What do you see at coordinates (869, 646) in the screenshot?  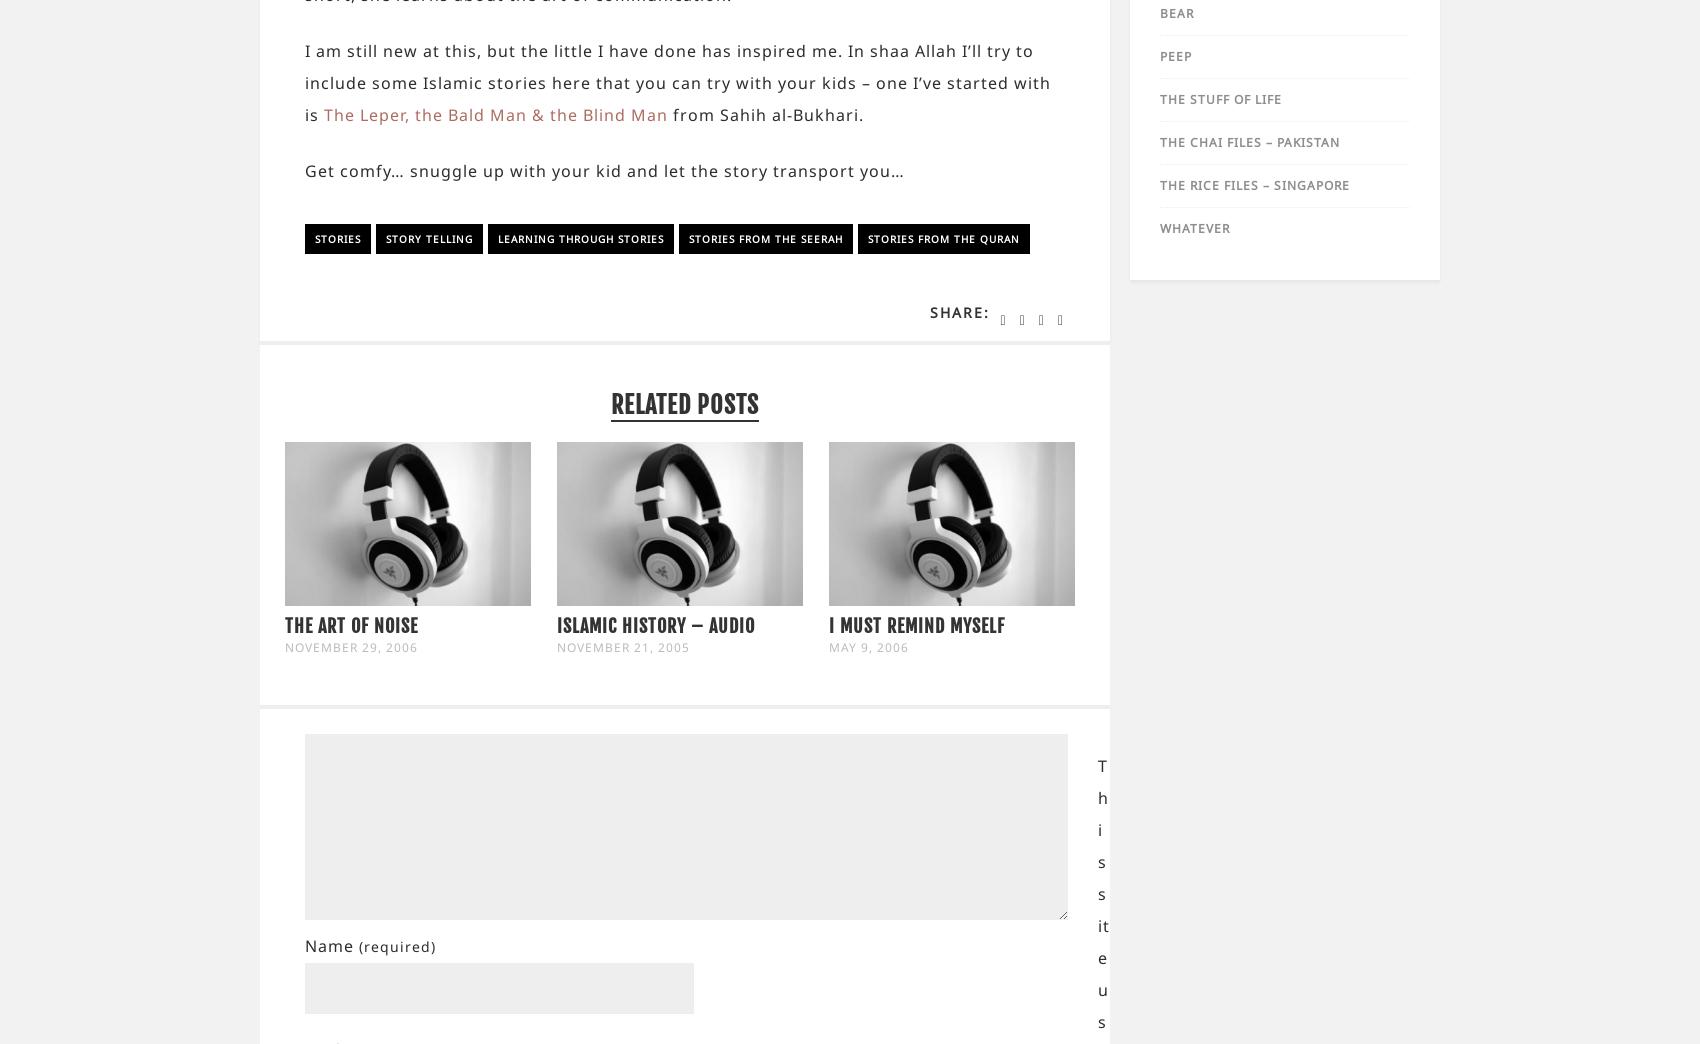 I see `'May 9, 2006'` at bounding box center [869, 646].